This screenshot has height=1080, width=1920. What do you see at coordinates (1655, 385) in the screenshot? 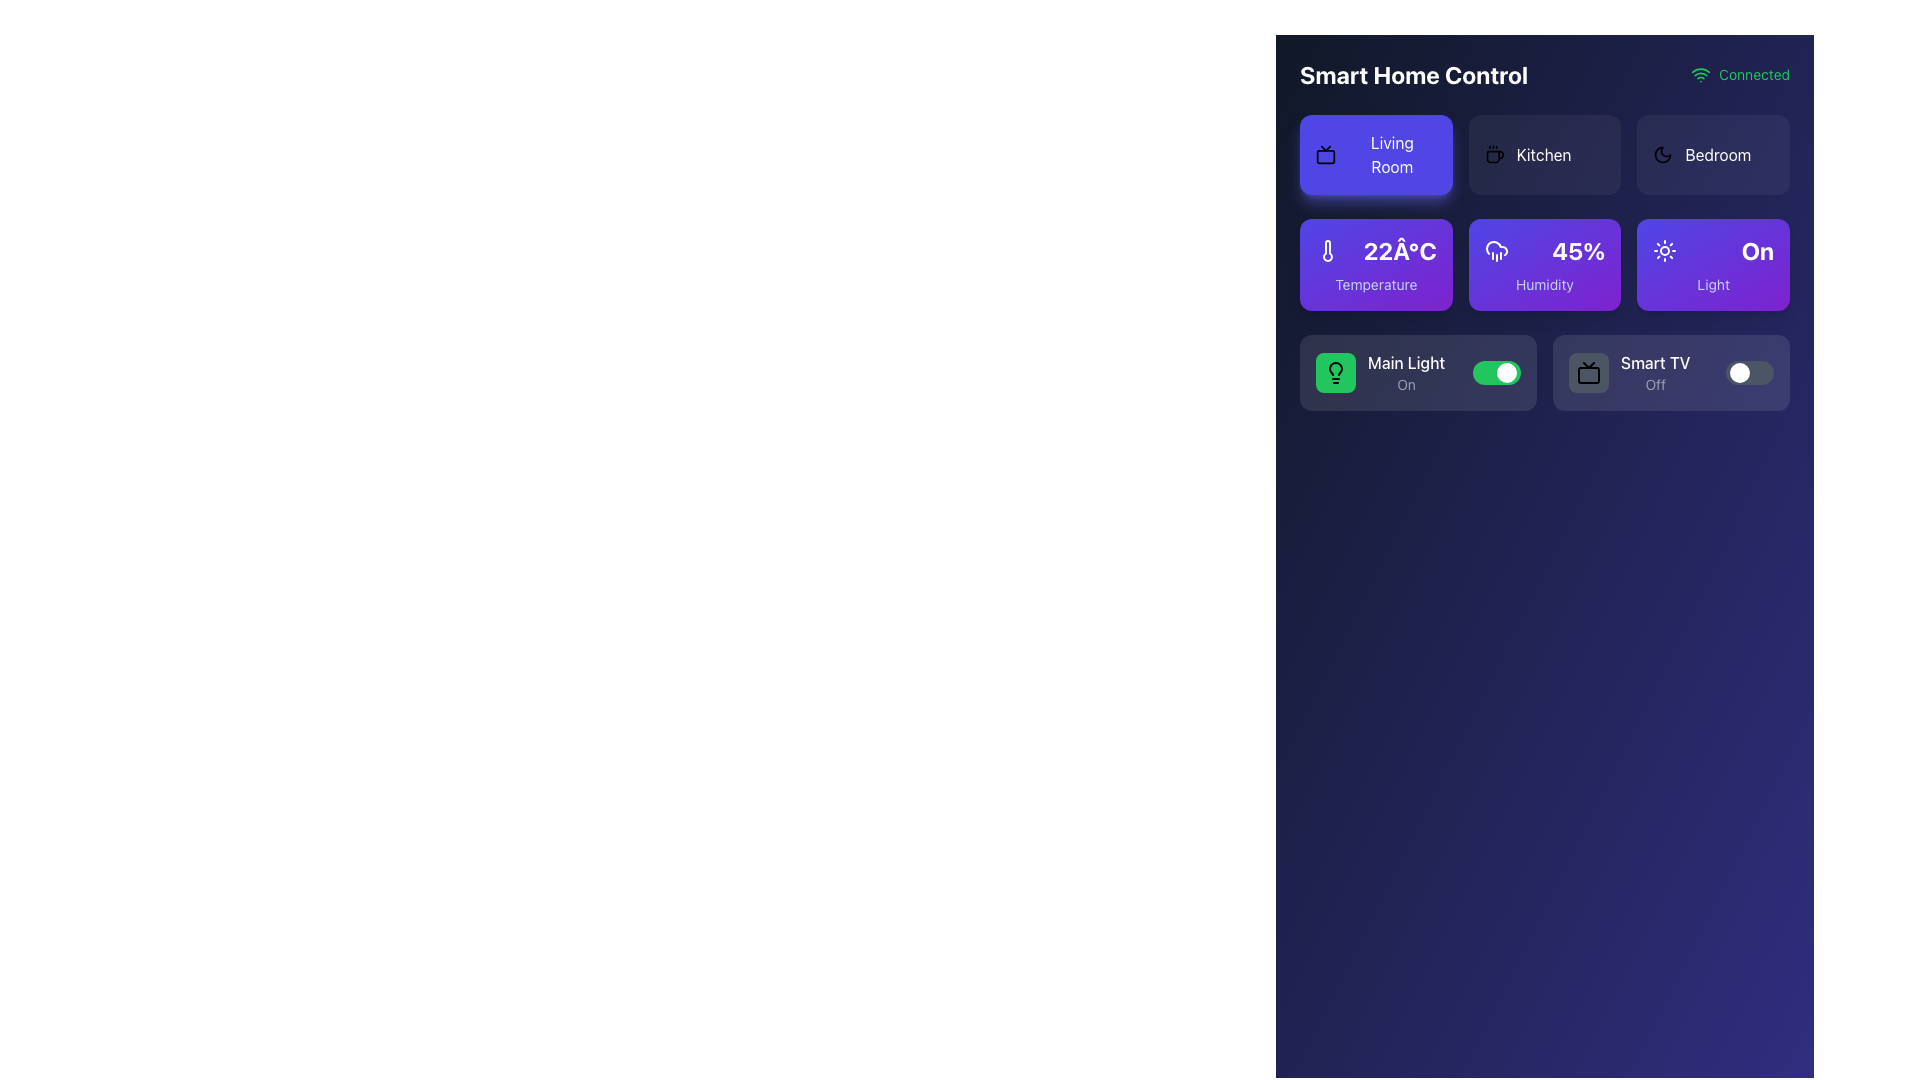
I see `the label displaying the current state ('Off') of the Smart TV control feature, located in the bottom-right corner of the 'Smart Home Control' section` at bounding box center [1655, 385].